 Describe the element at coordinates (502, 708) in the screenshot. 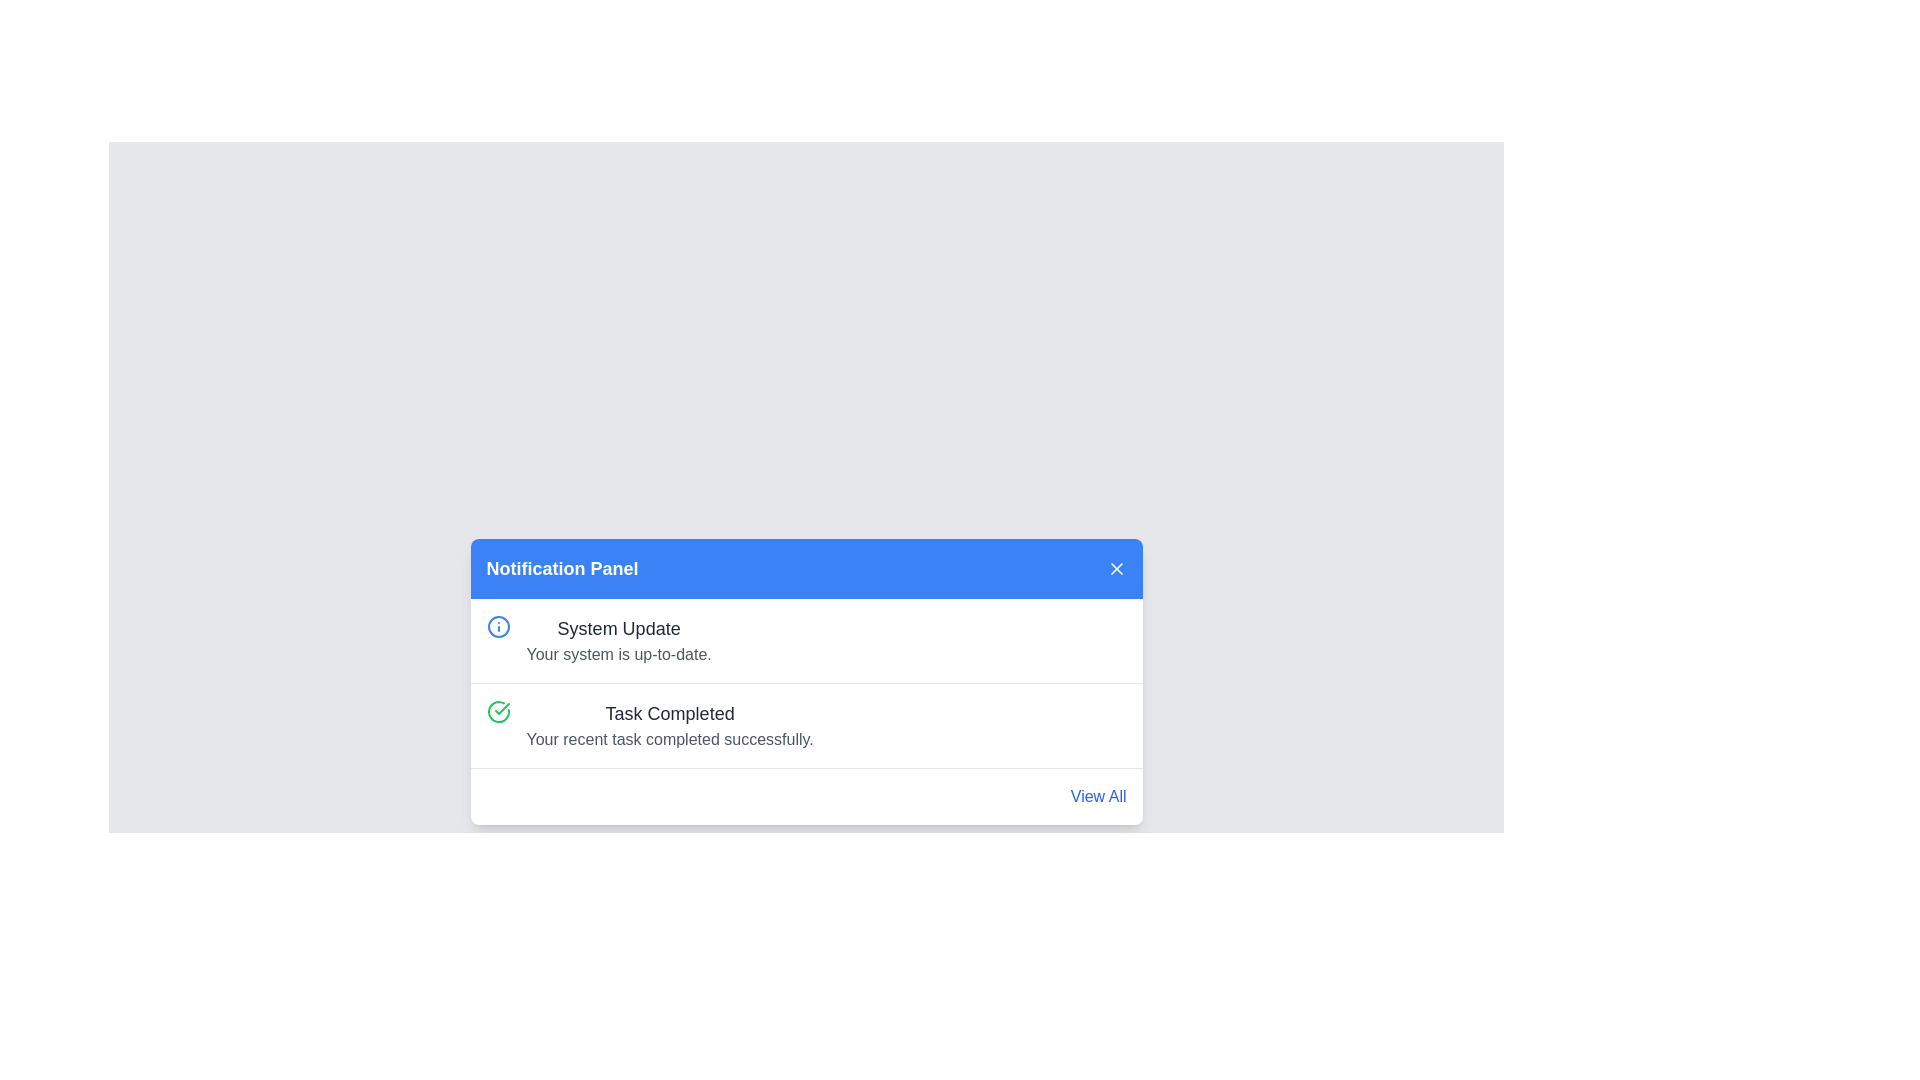

I see `the icon that signifies the successful completion of the task located beside the 'Task Completed' text in the notification panel` at that location.